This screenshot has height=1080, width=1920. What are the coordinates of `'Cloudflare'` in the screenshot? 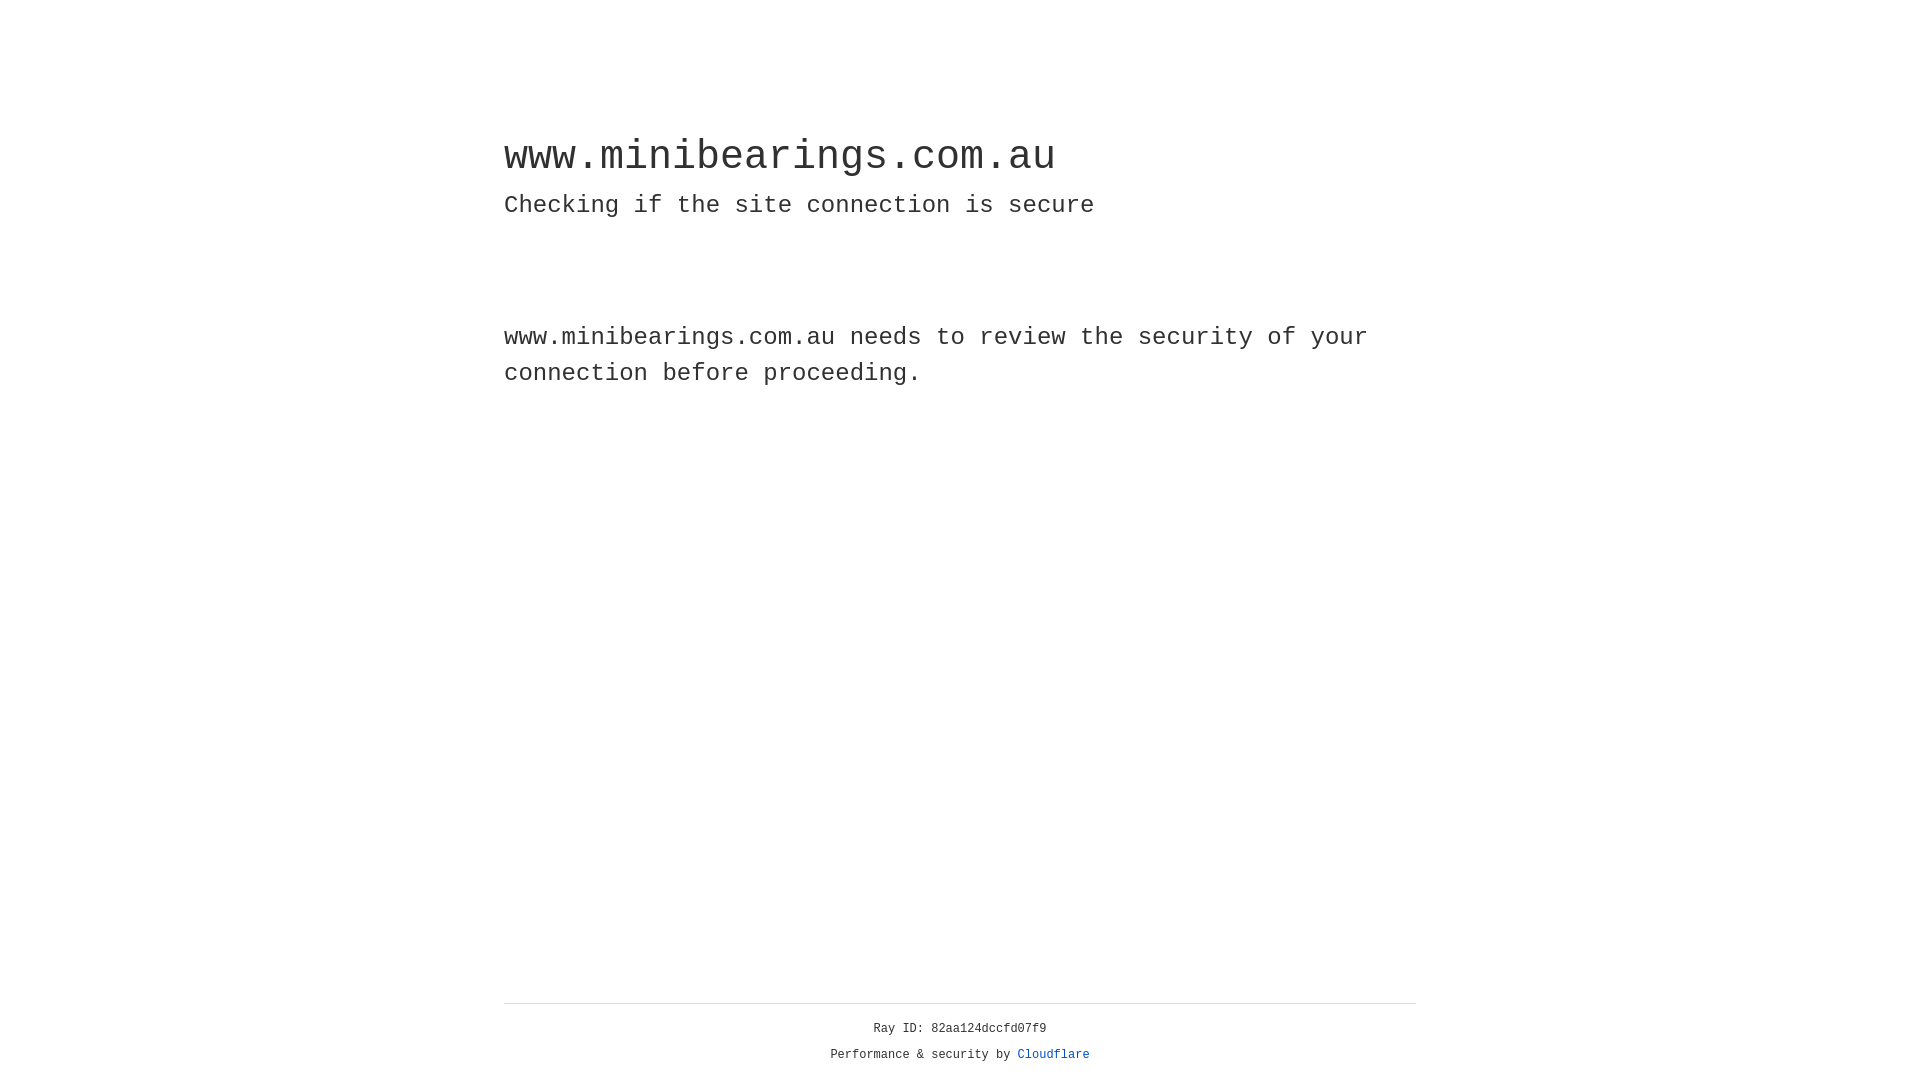 It's located at (1053, 1054).